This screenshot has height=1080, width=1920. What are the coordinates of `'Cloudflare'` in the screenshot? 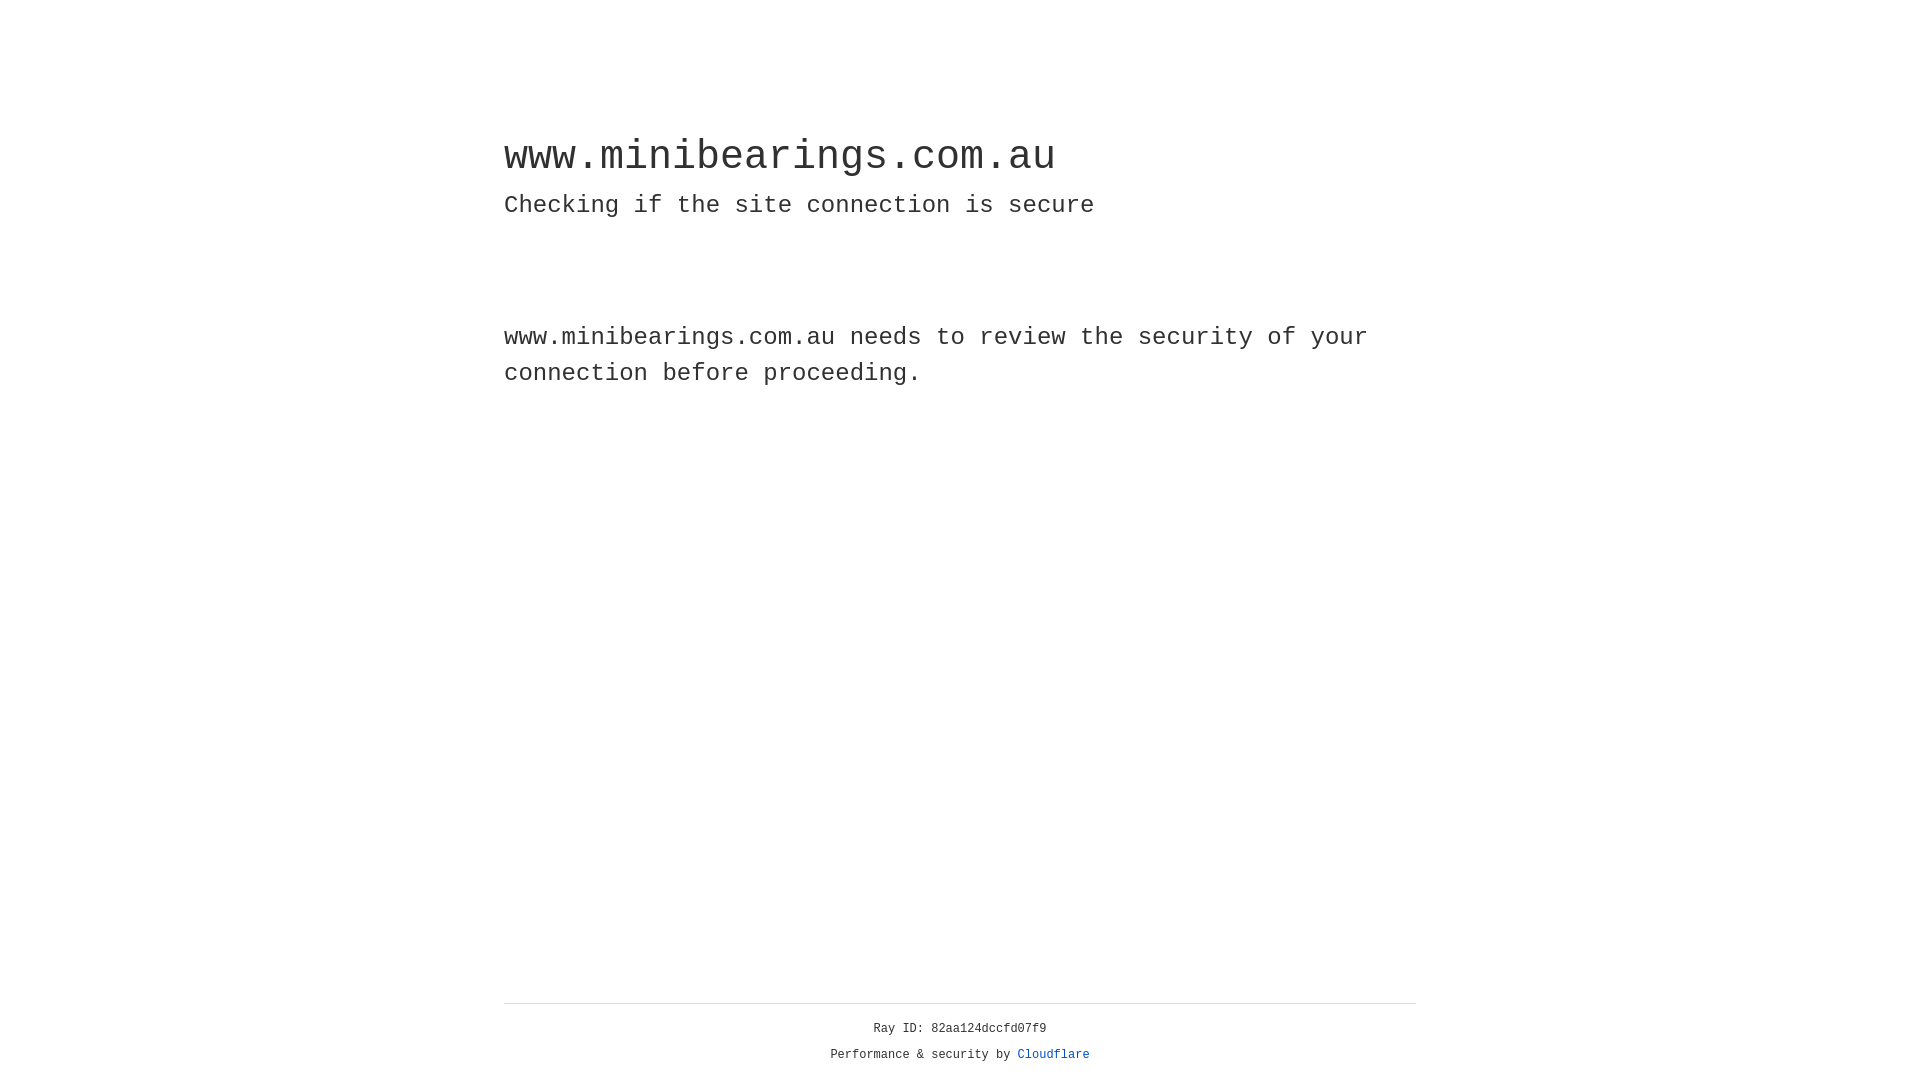 It's located at (1053, 1054).